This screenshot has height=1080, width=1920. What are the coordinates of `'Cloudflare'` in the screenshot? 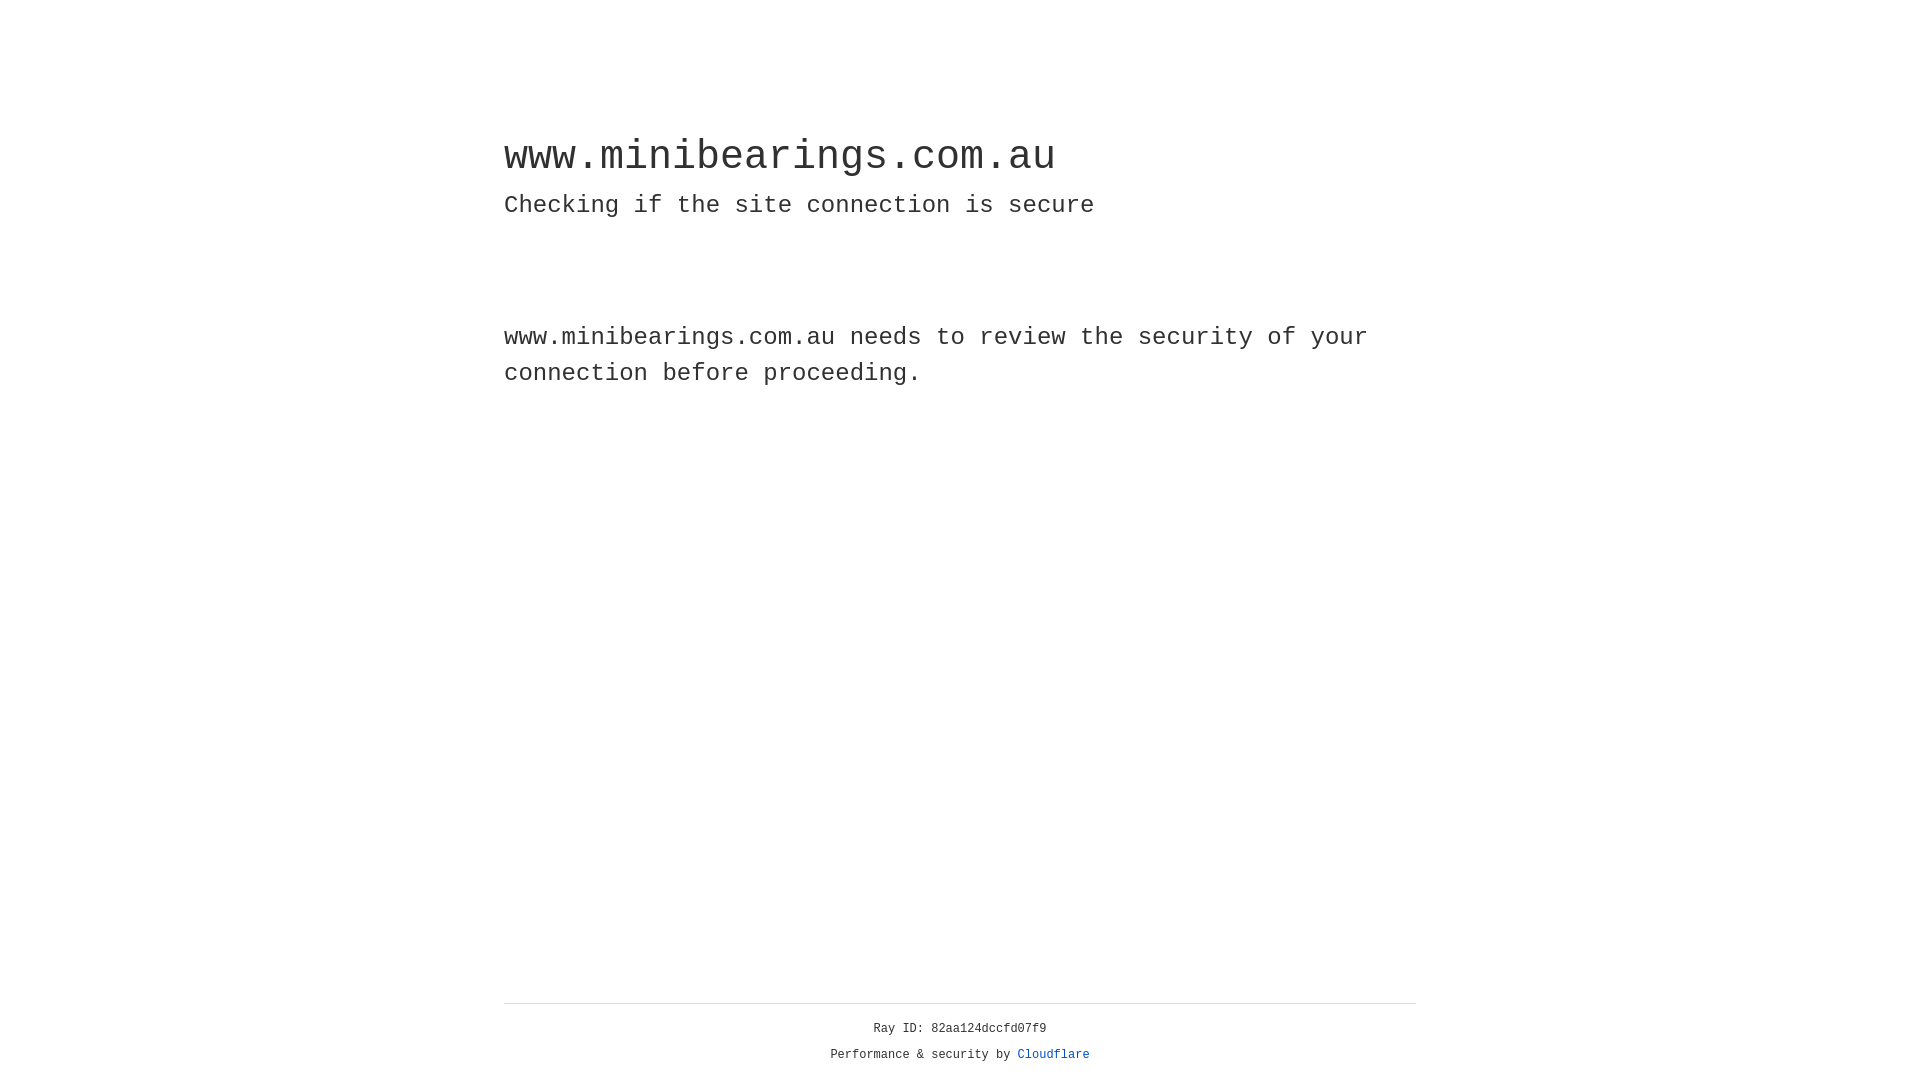 It's located at (1053, 1054).